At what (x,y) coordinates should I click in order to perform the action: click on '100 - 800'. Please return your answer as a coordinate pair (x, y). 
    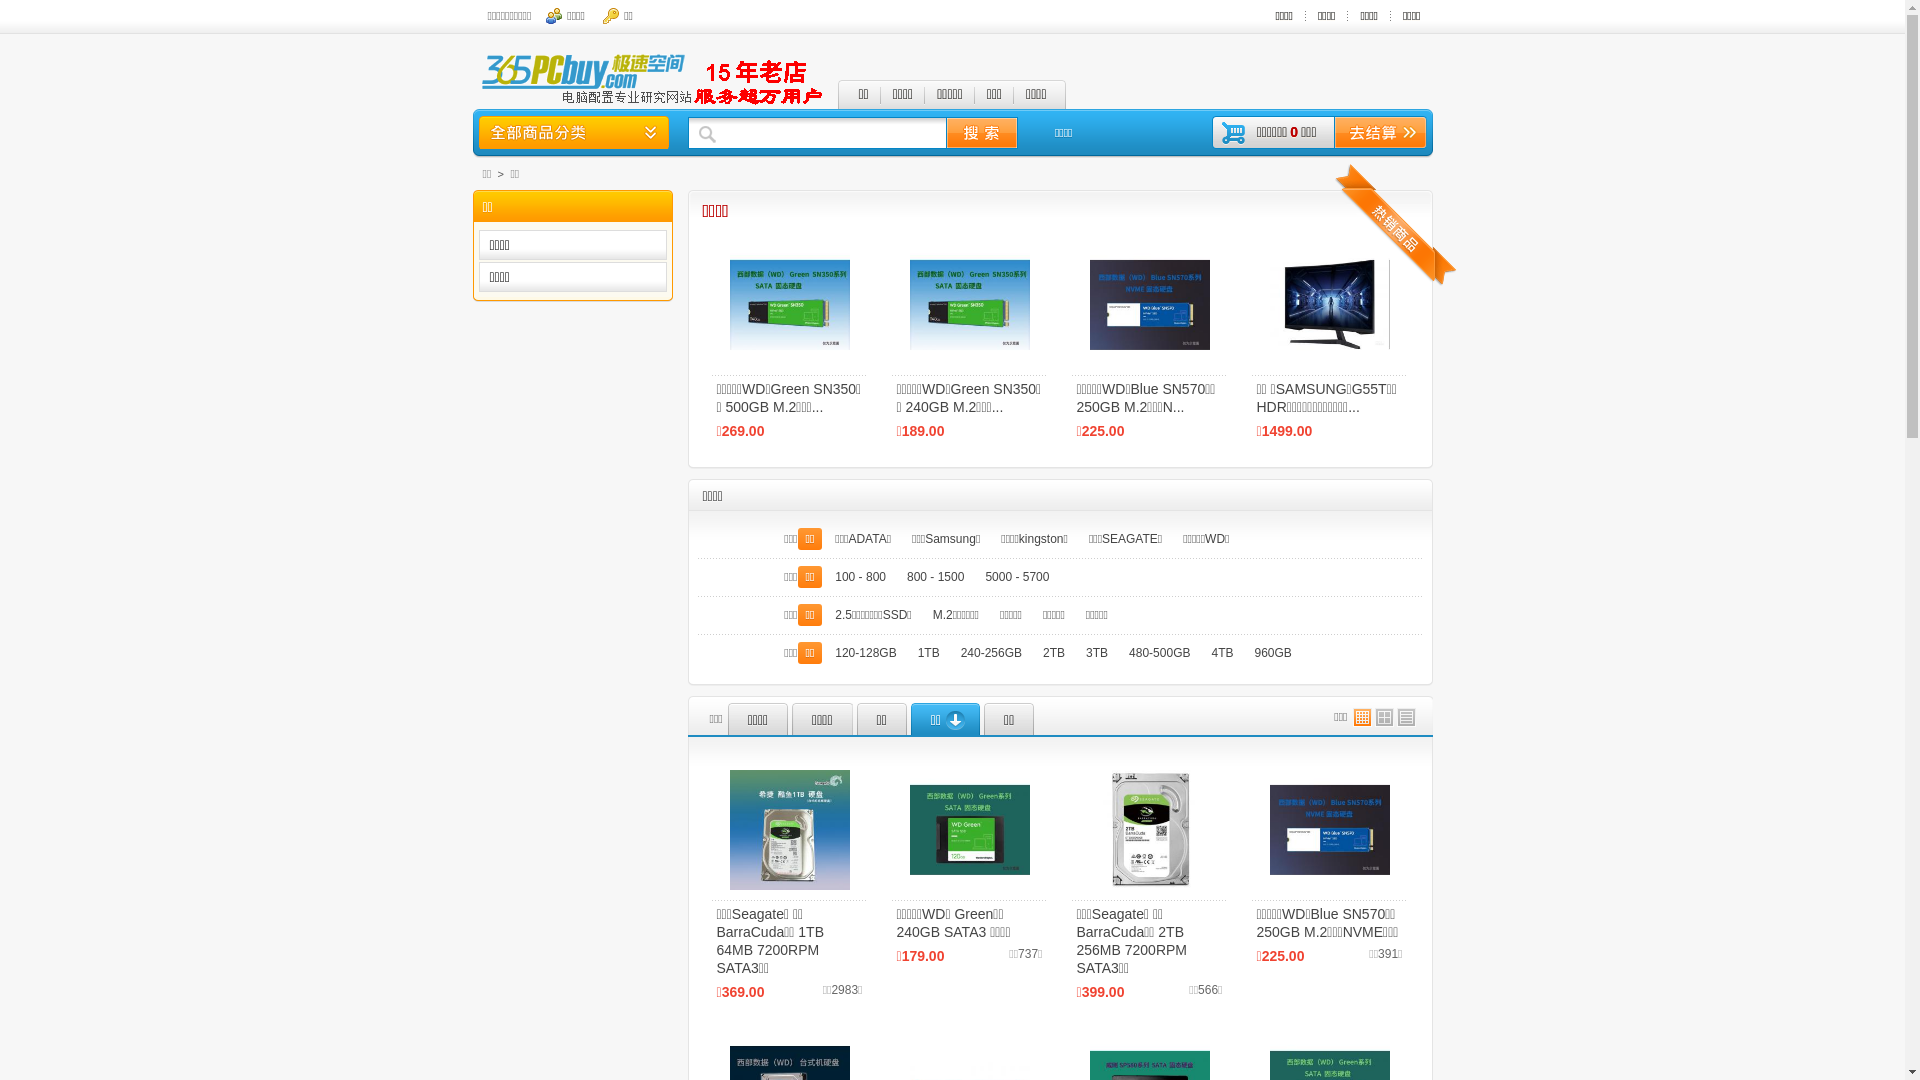
    Looking at the image, I should click on (860, 577).